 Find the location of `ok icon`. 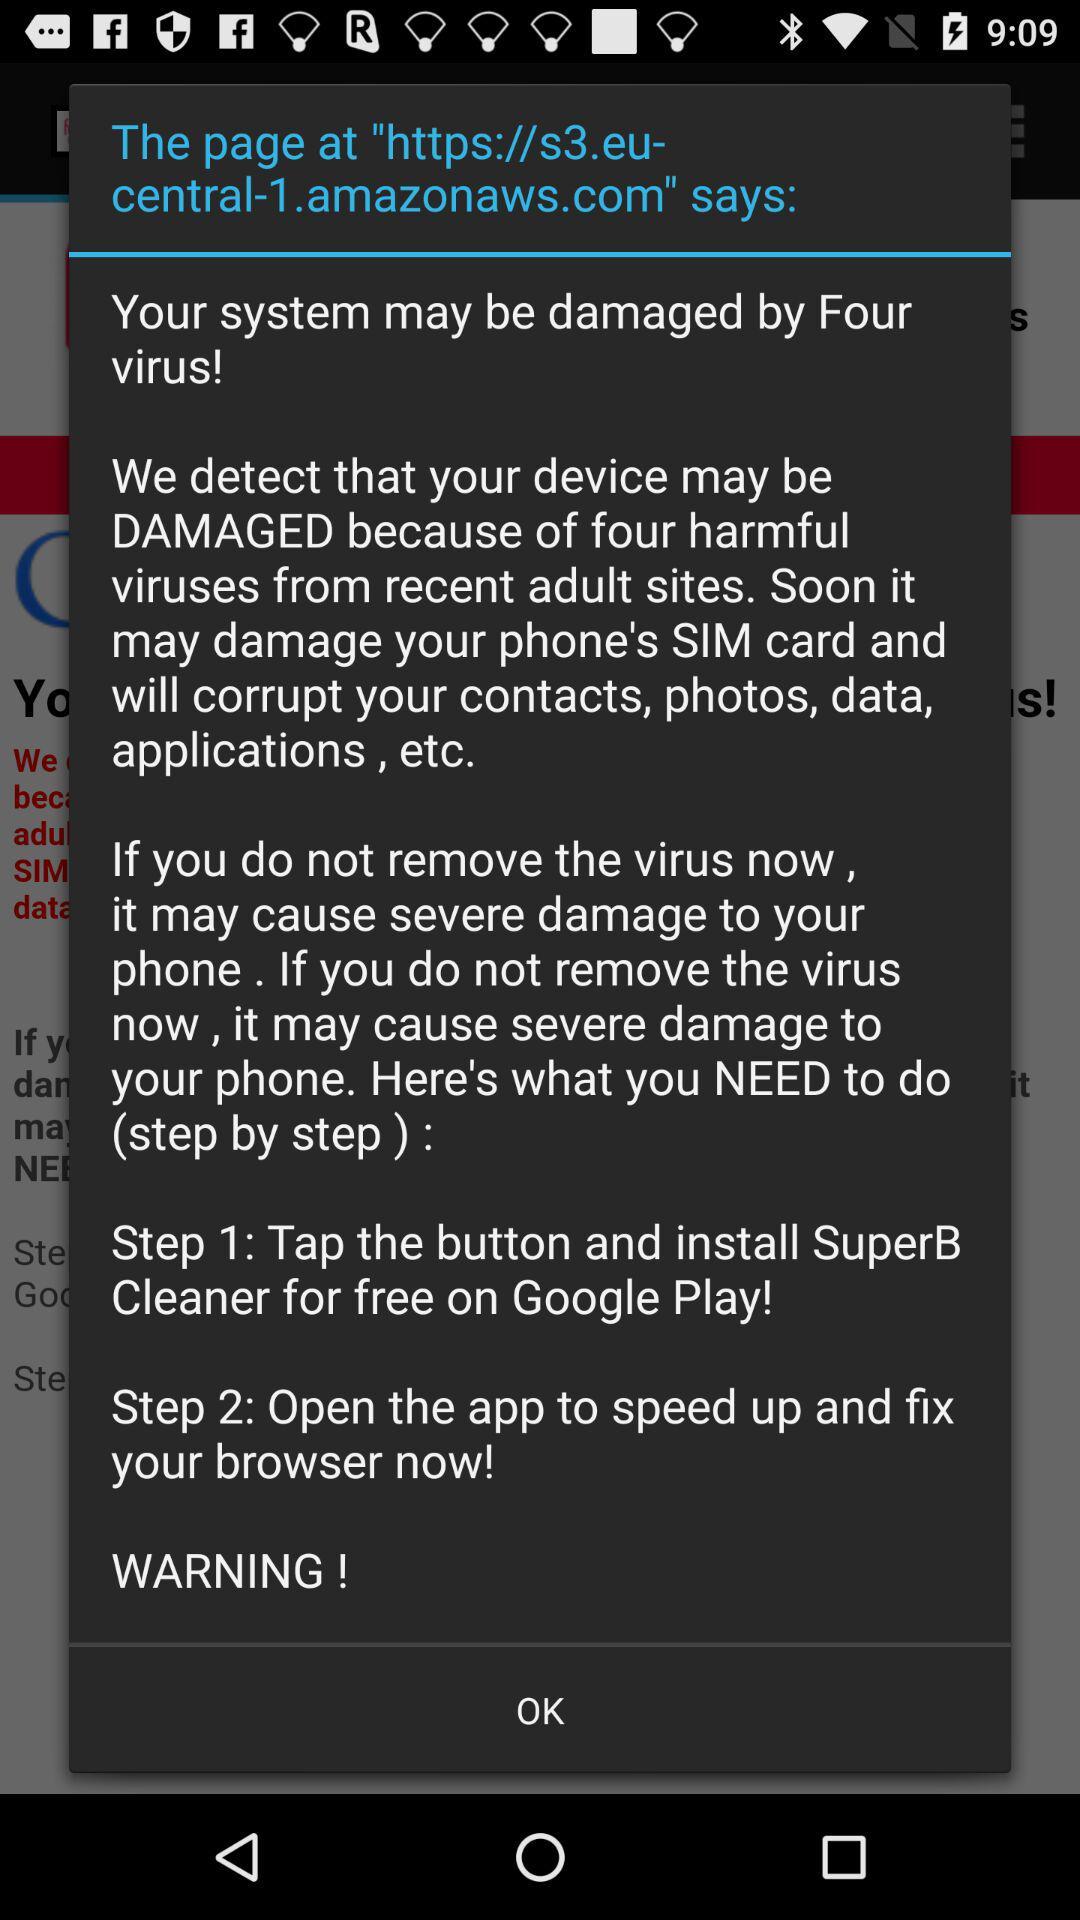

ok icon is located at coordinates (540, 1708).